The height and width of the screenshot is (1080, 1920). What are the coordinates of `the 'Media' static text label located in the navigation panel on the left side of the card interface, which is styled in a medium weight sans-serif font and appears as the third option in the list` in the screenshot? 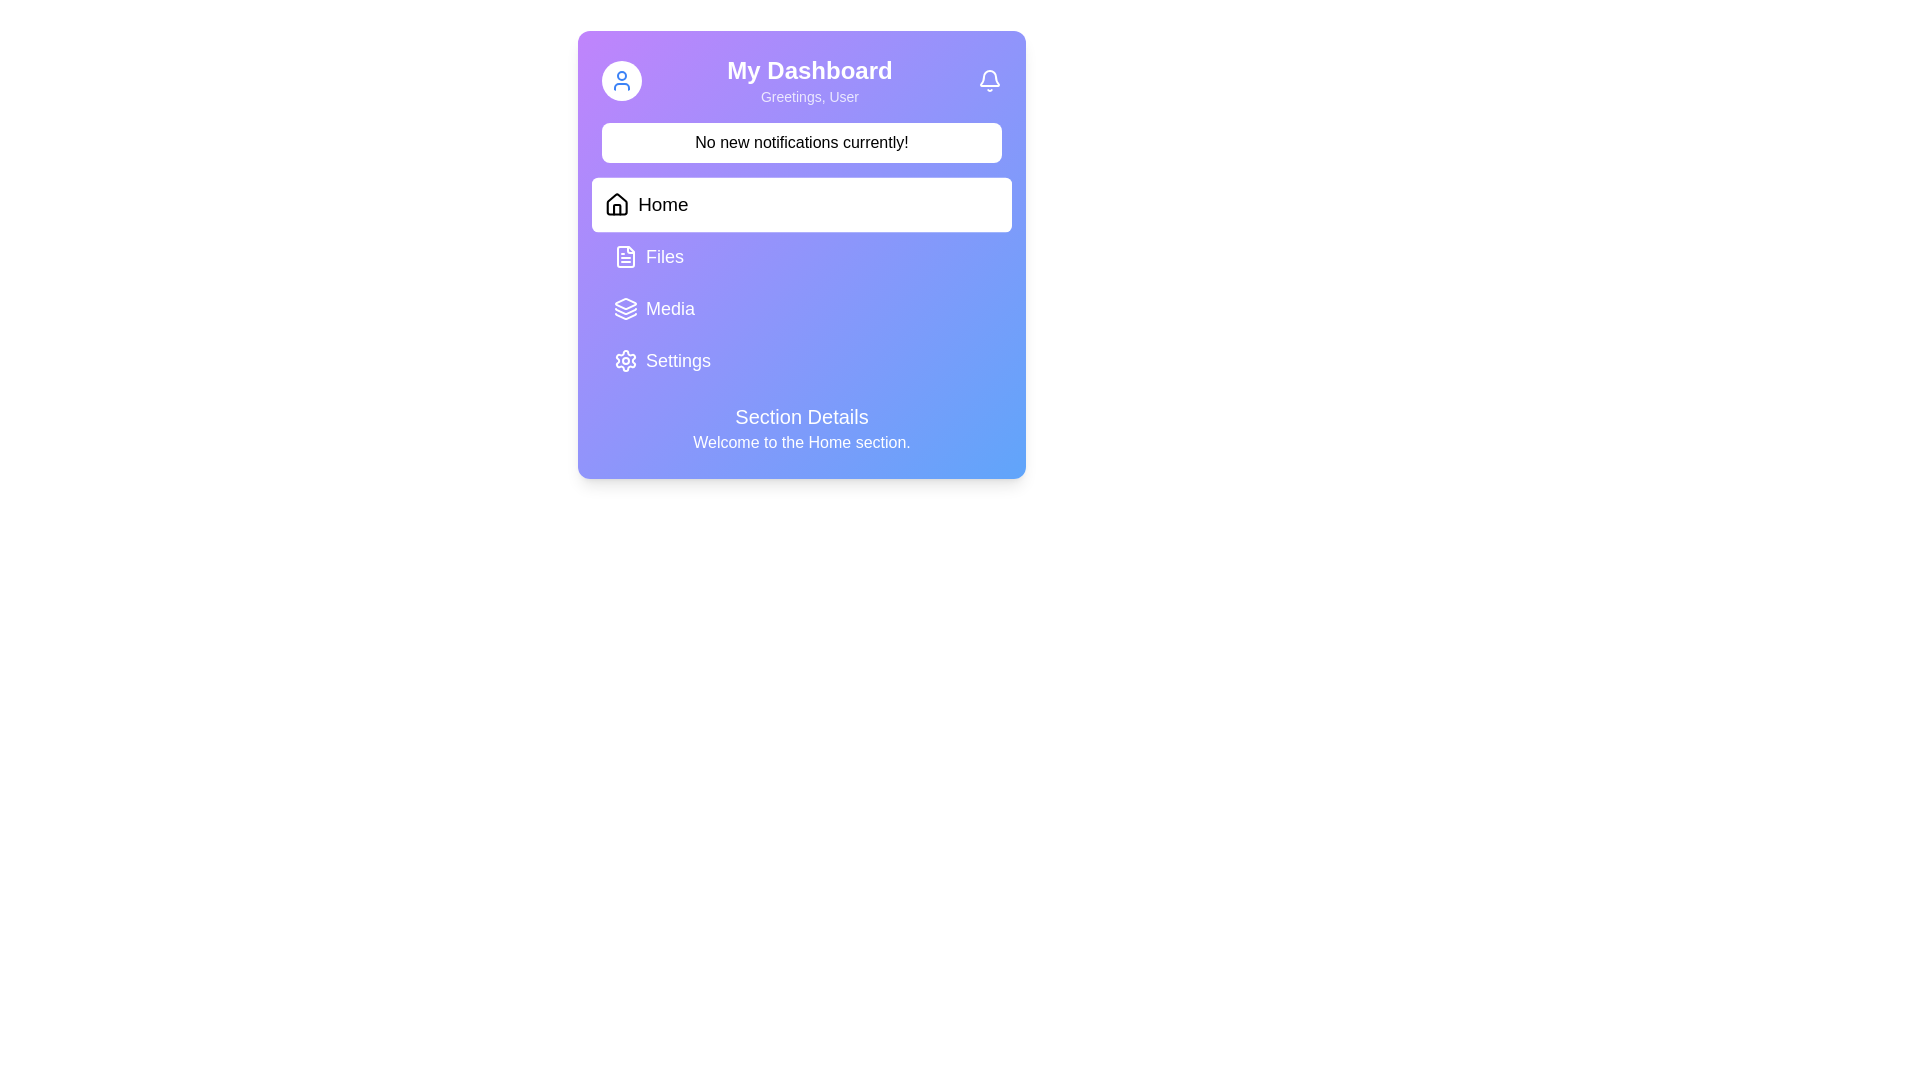 It's located at (670, 308).